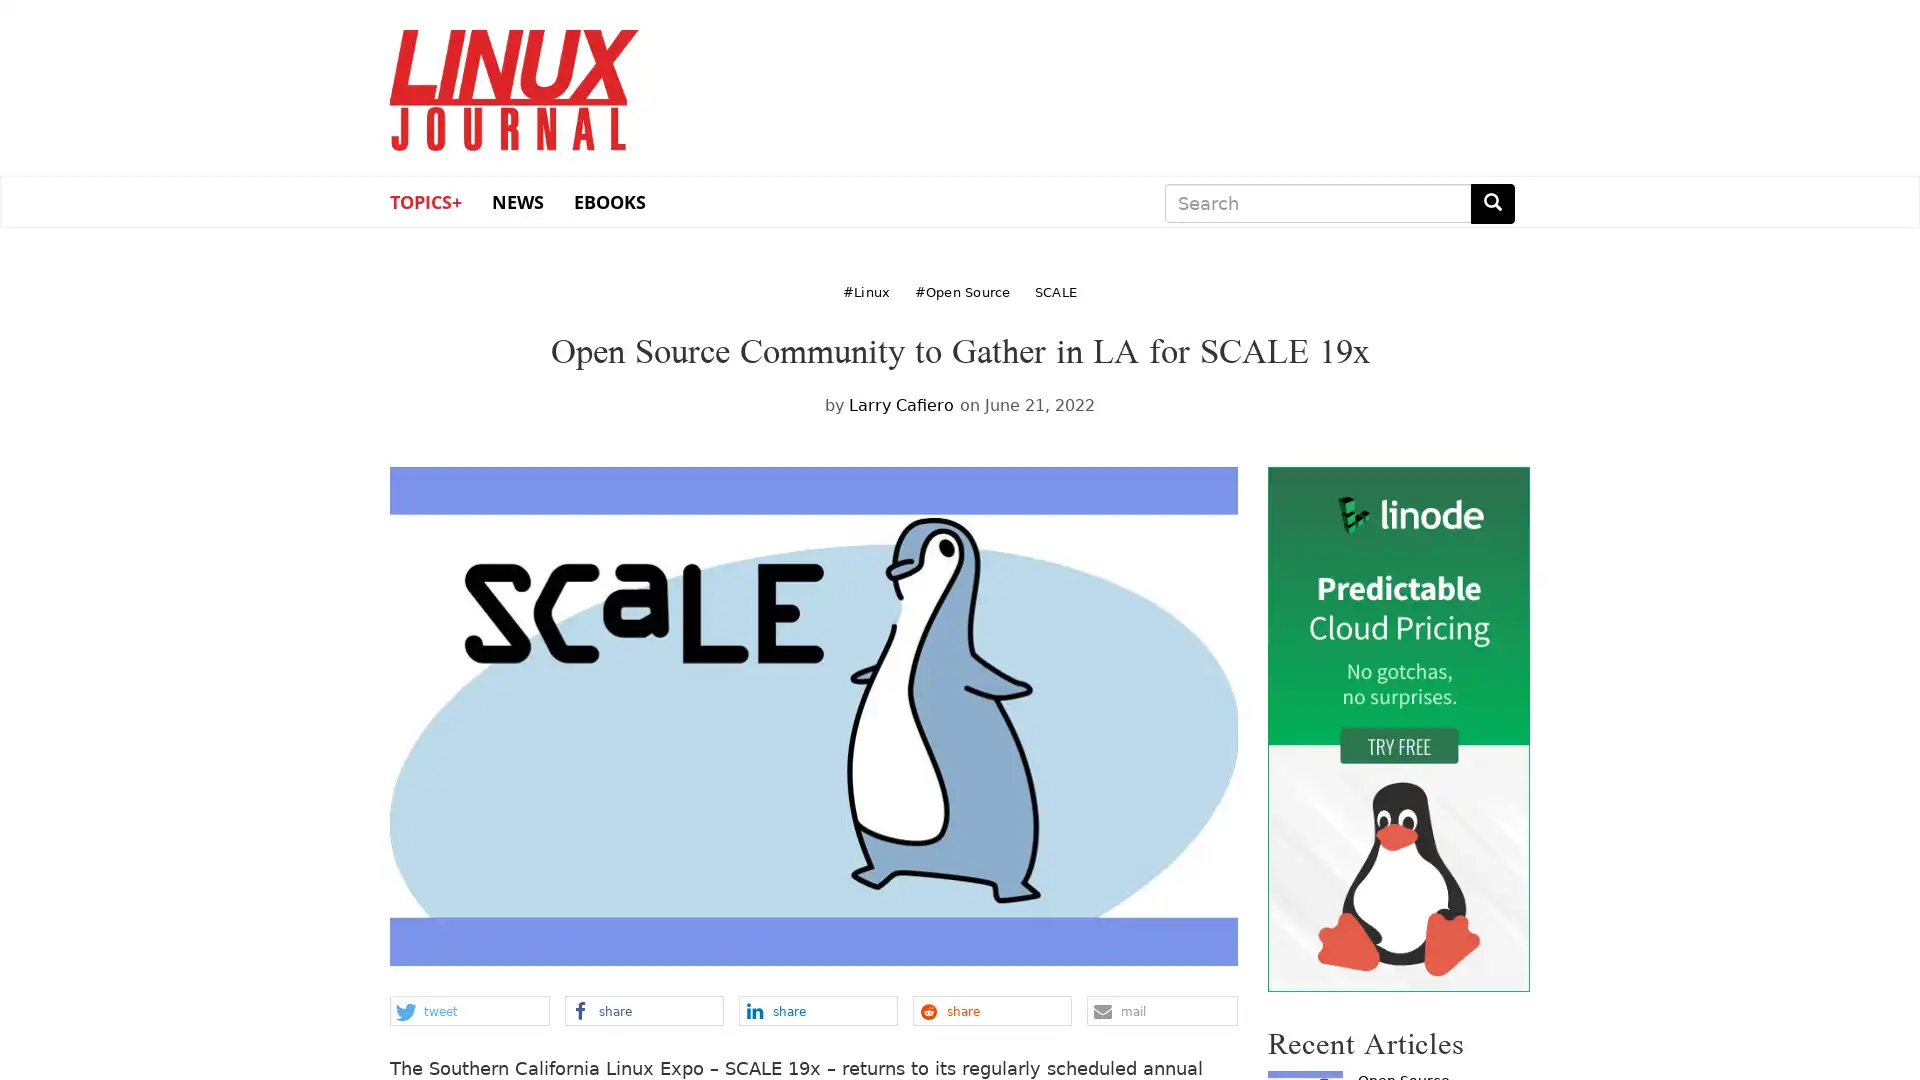 The width and height of the screenshot is (1920, 1080). Describe the element at coordinates (468, 1010) in the screenshot. I see `Share on Twitter` at that location.